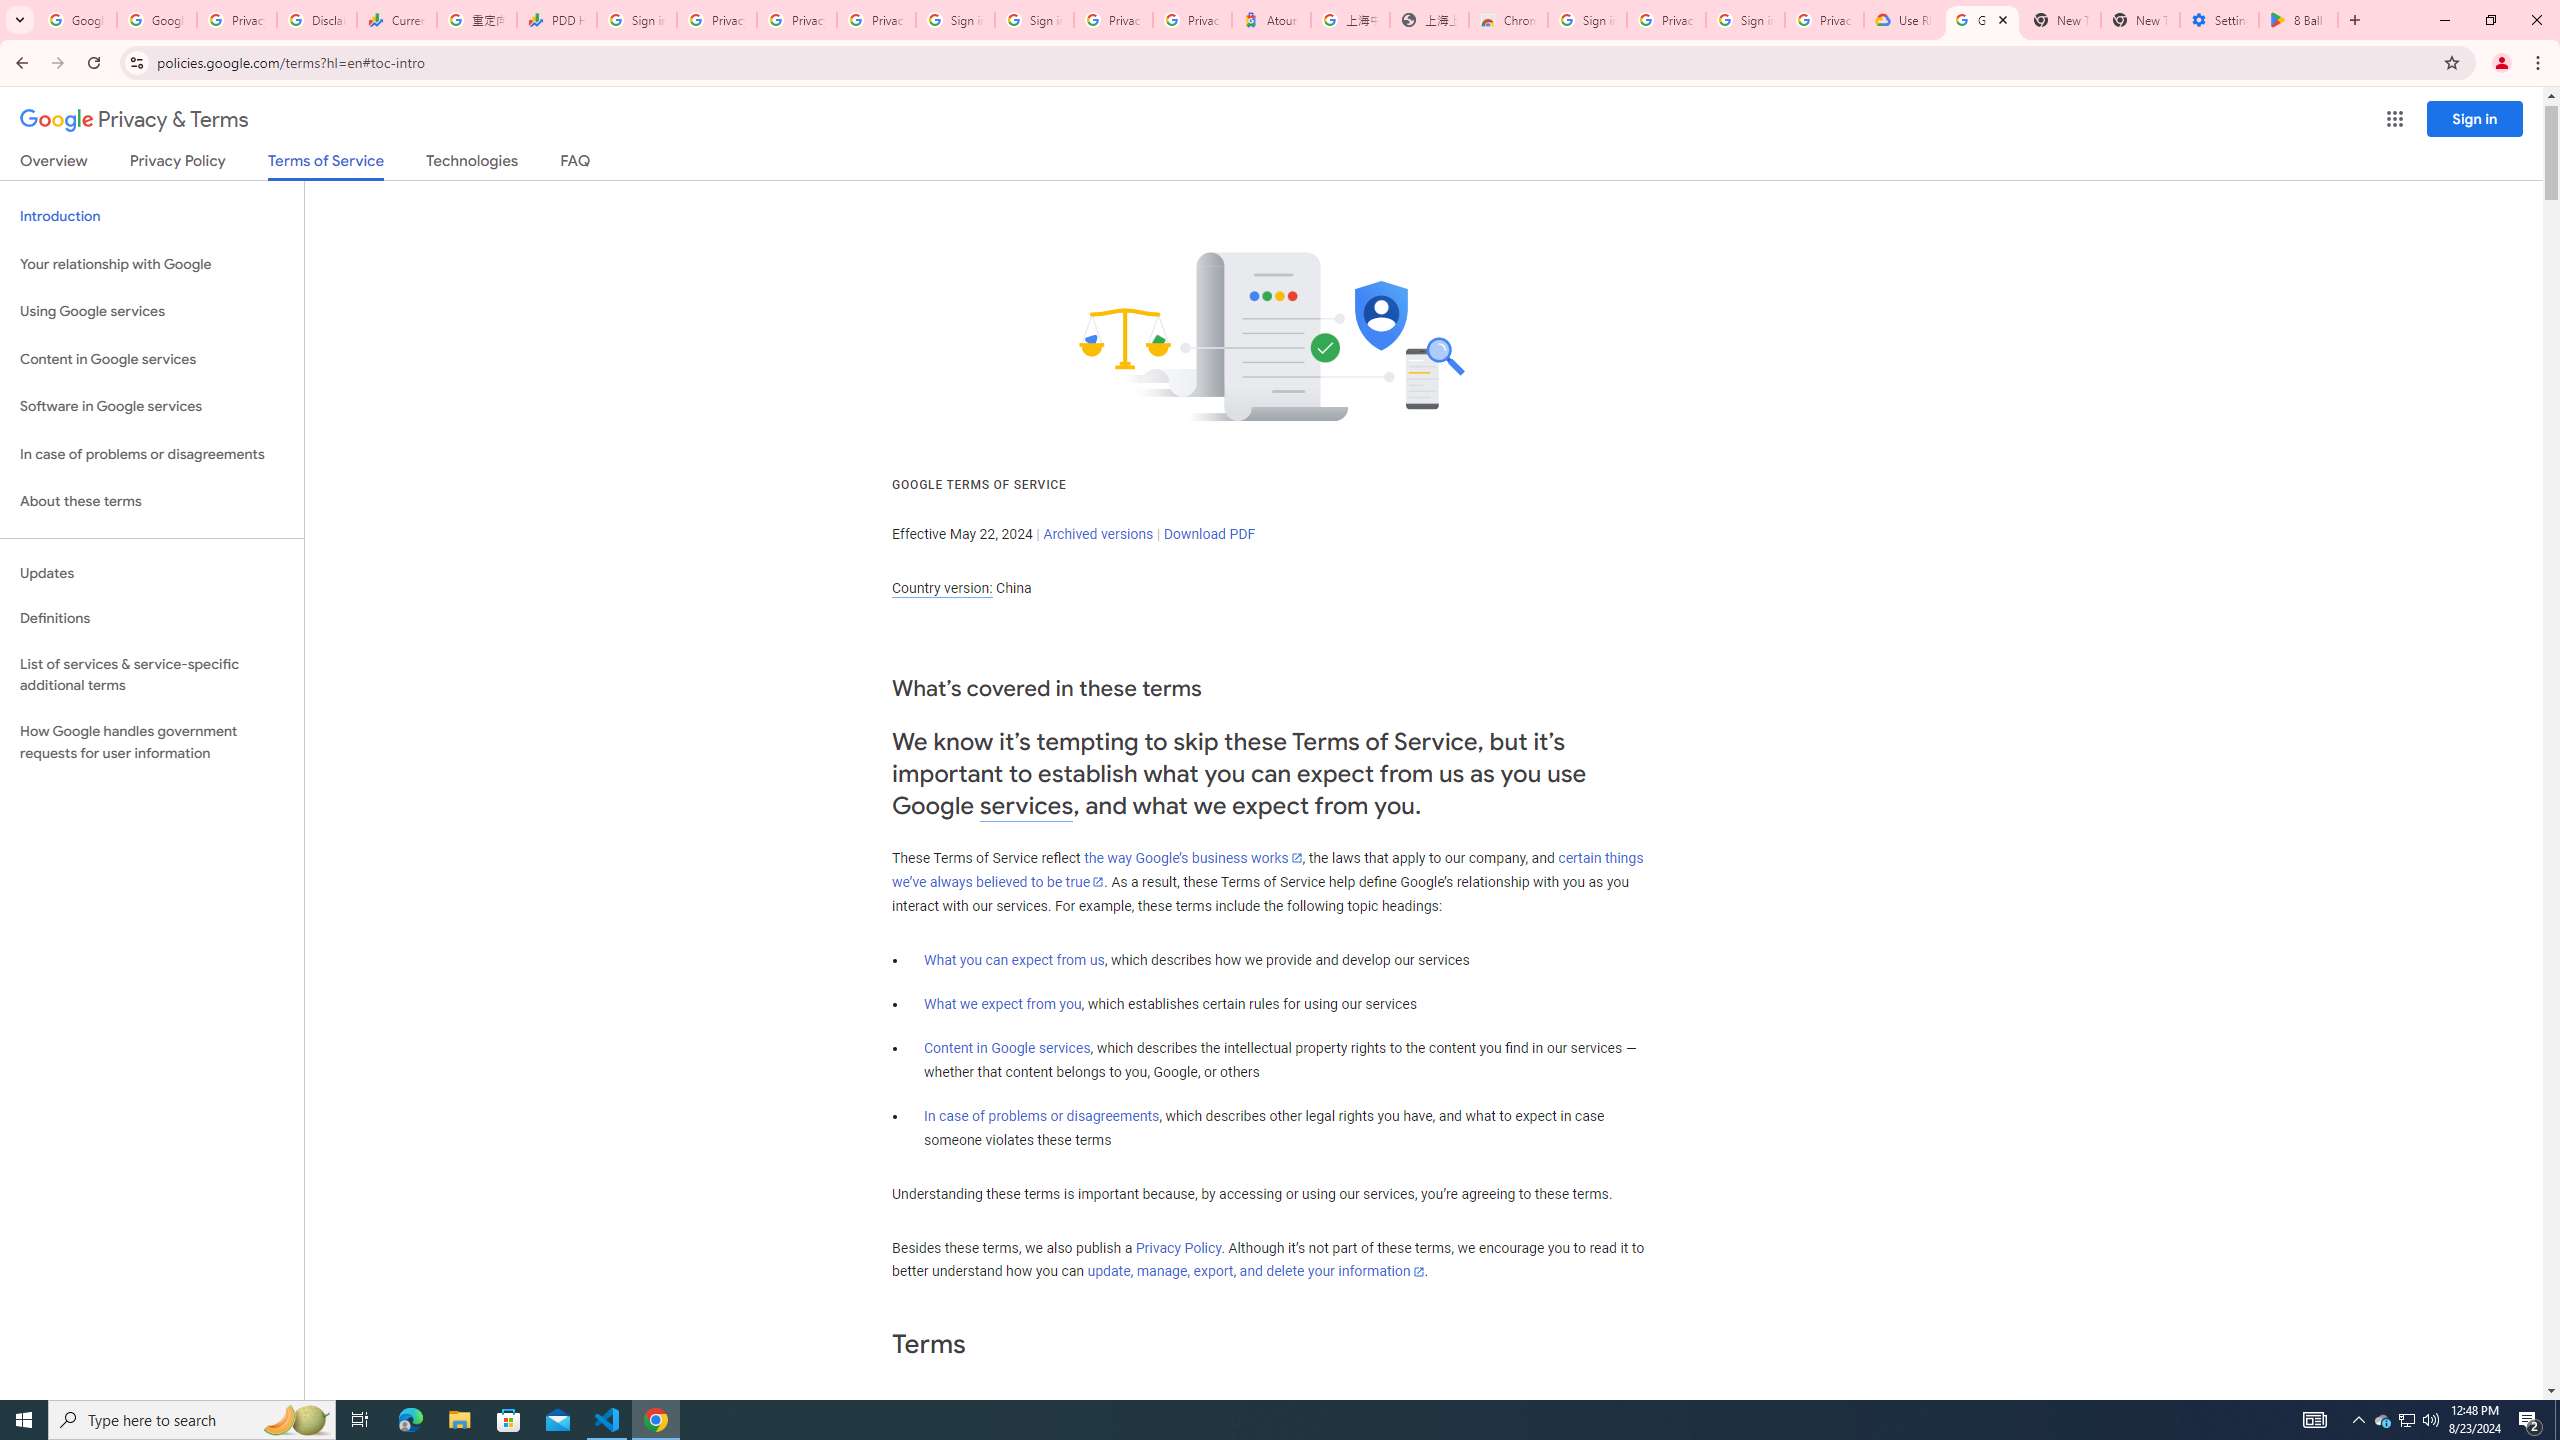 The height and width of the screenshot is (1440, 2560). I want to click on 'Your relationship with Google', so click(151, 264).